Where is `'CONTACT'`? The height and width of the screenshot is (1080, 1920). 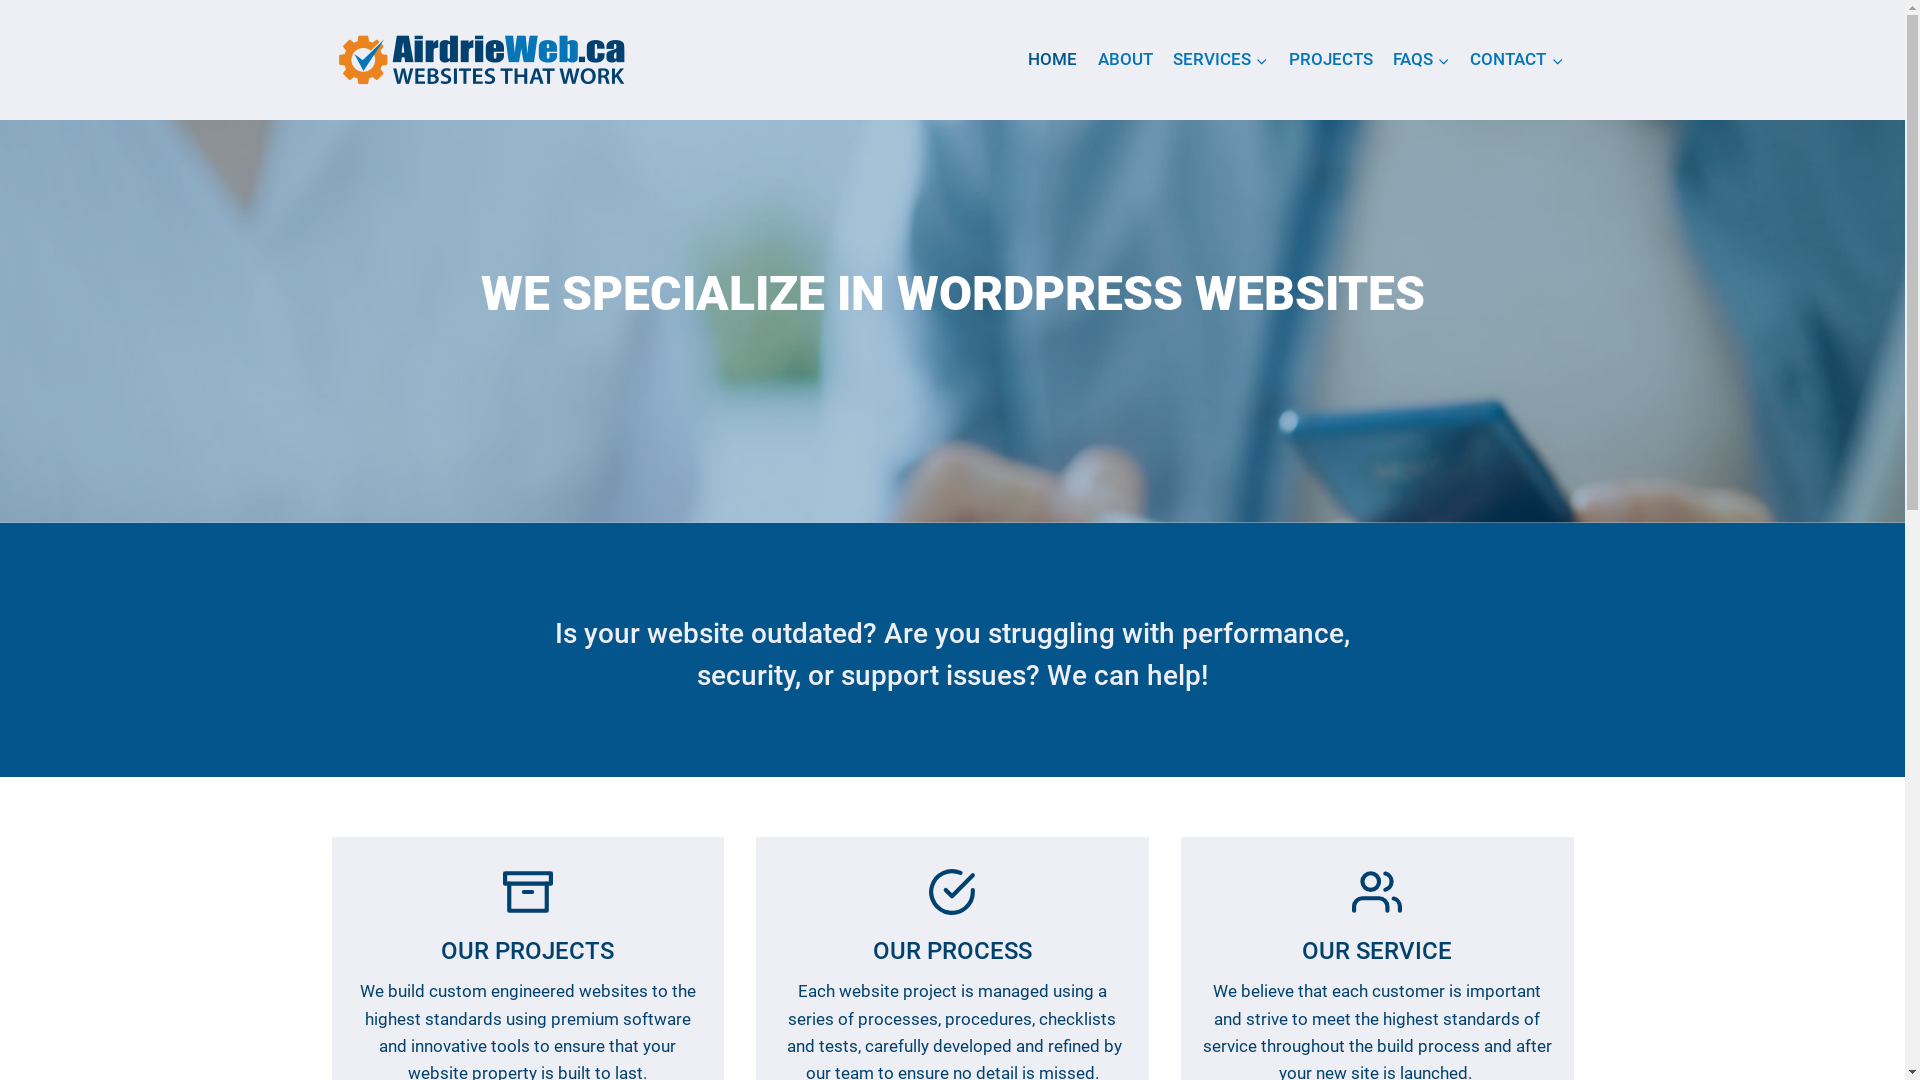 'CONTACT' is located at coordinates (1516, 59).